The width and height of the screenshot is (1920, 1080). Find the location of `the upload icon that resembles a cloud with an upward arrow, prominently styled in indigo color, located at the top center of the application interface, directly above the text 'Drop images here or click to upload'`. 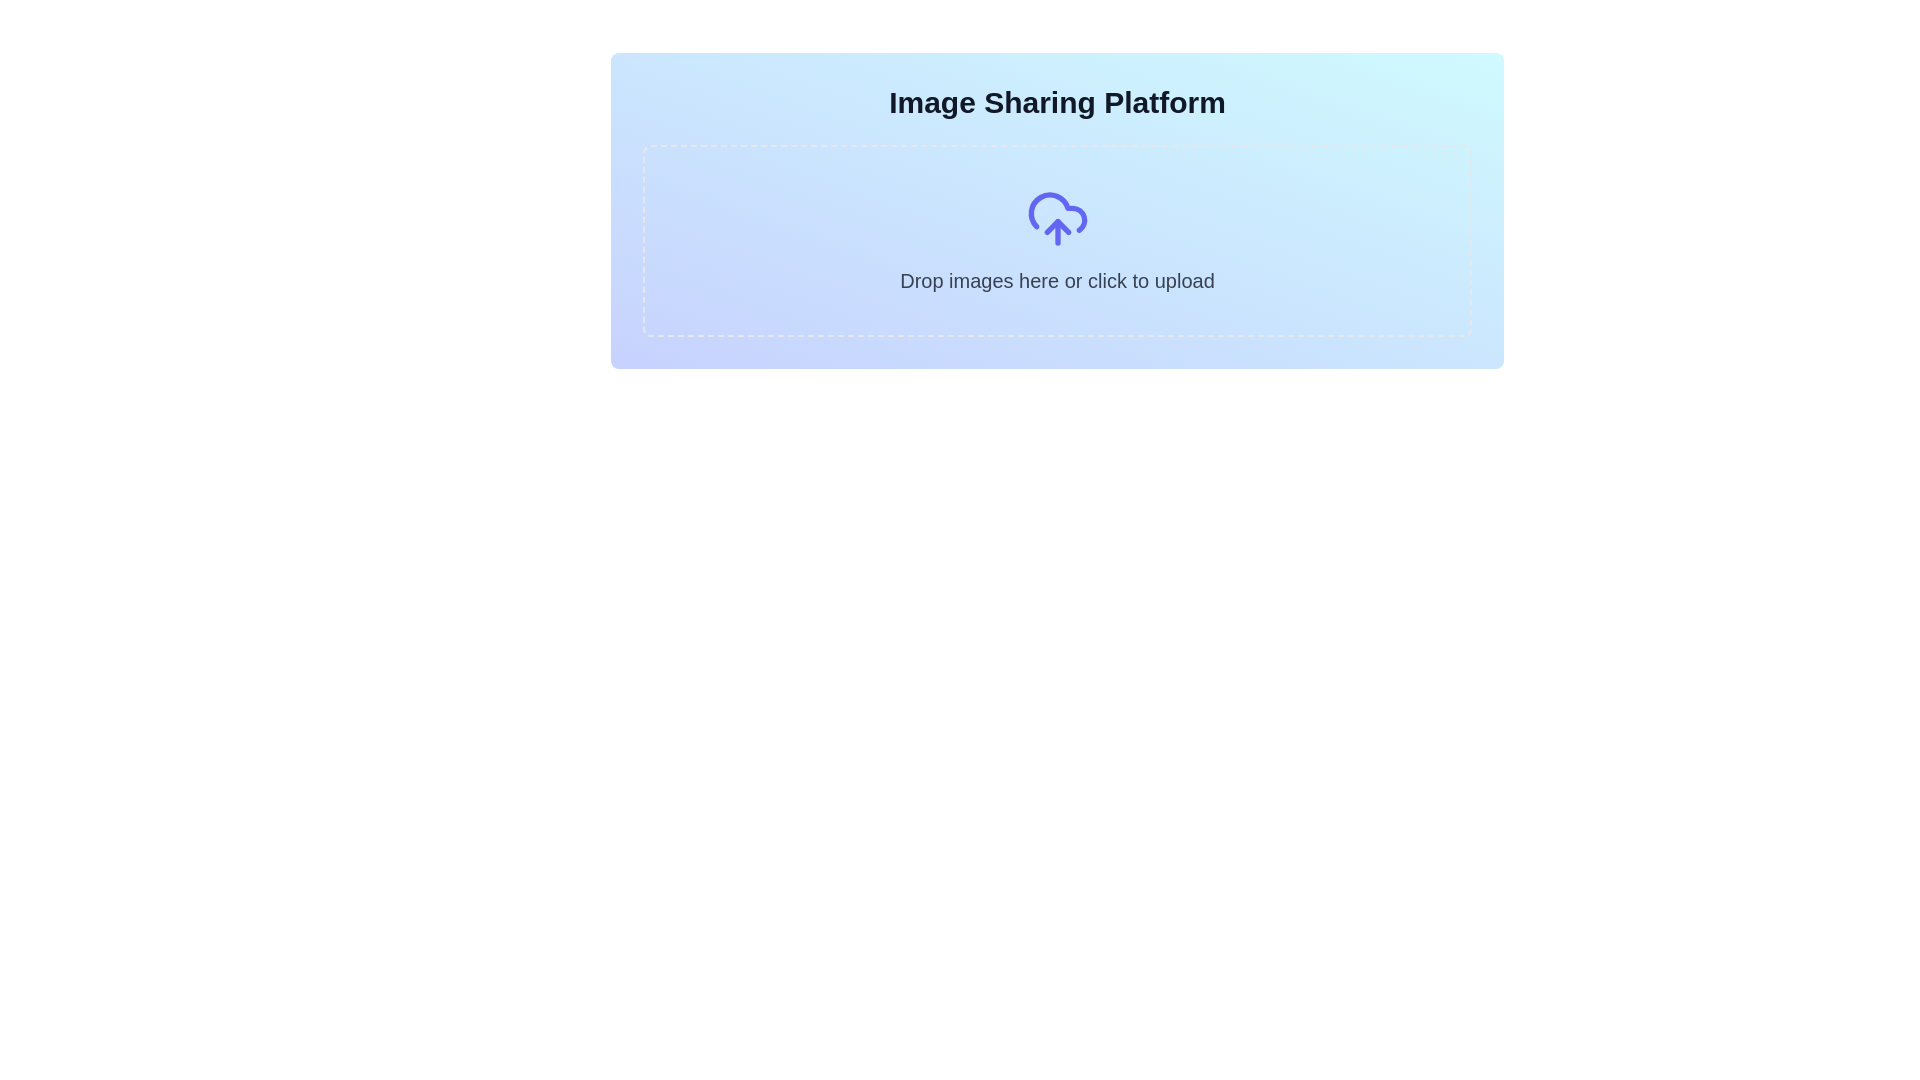

the upload icon that resembles a cloud with an upward arrow, prominently styled in indigo color, located at the top center of the application interface, directly above the text 'Drop images here or click to upload' is located at coordinates (1056, 219).